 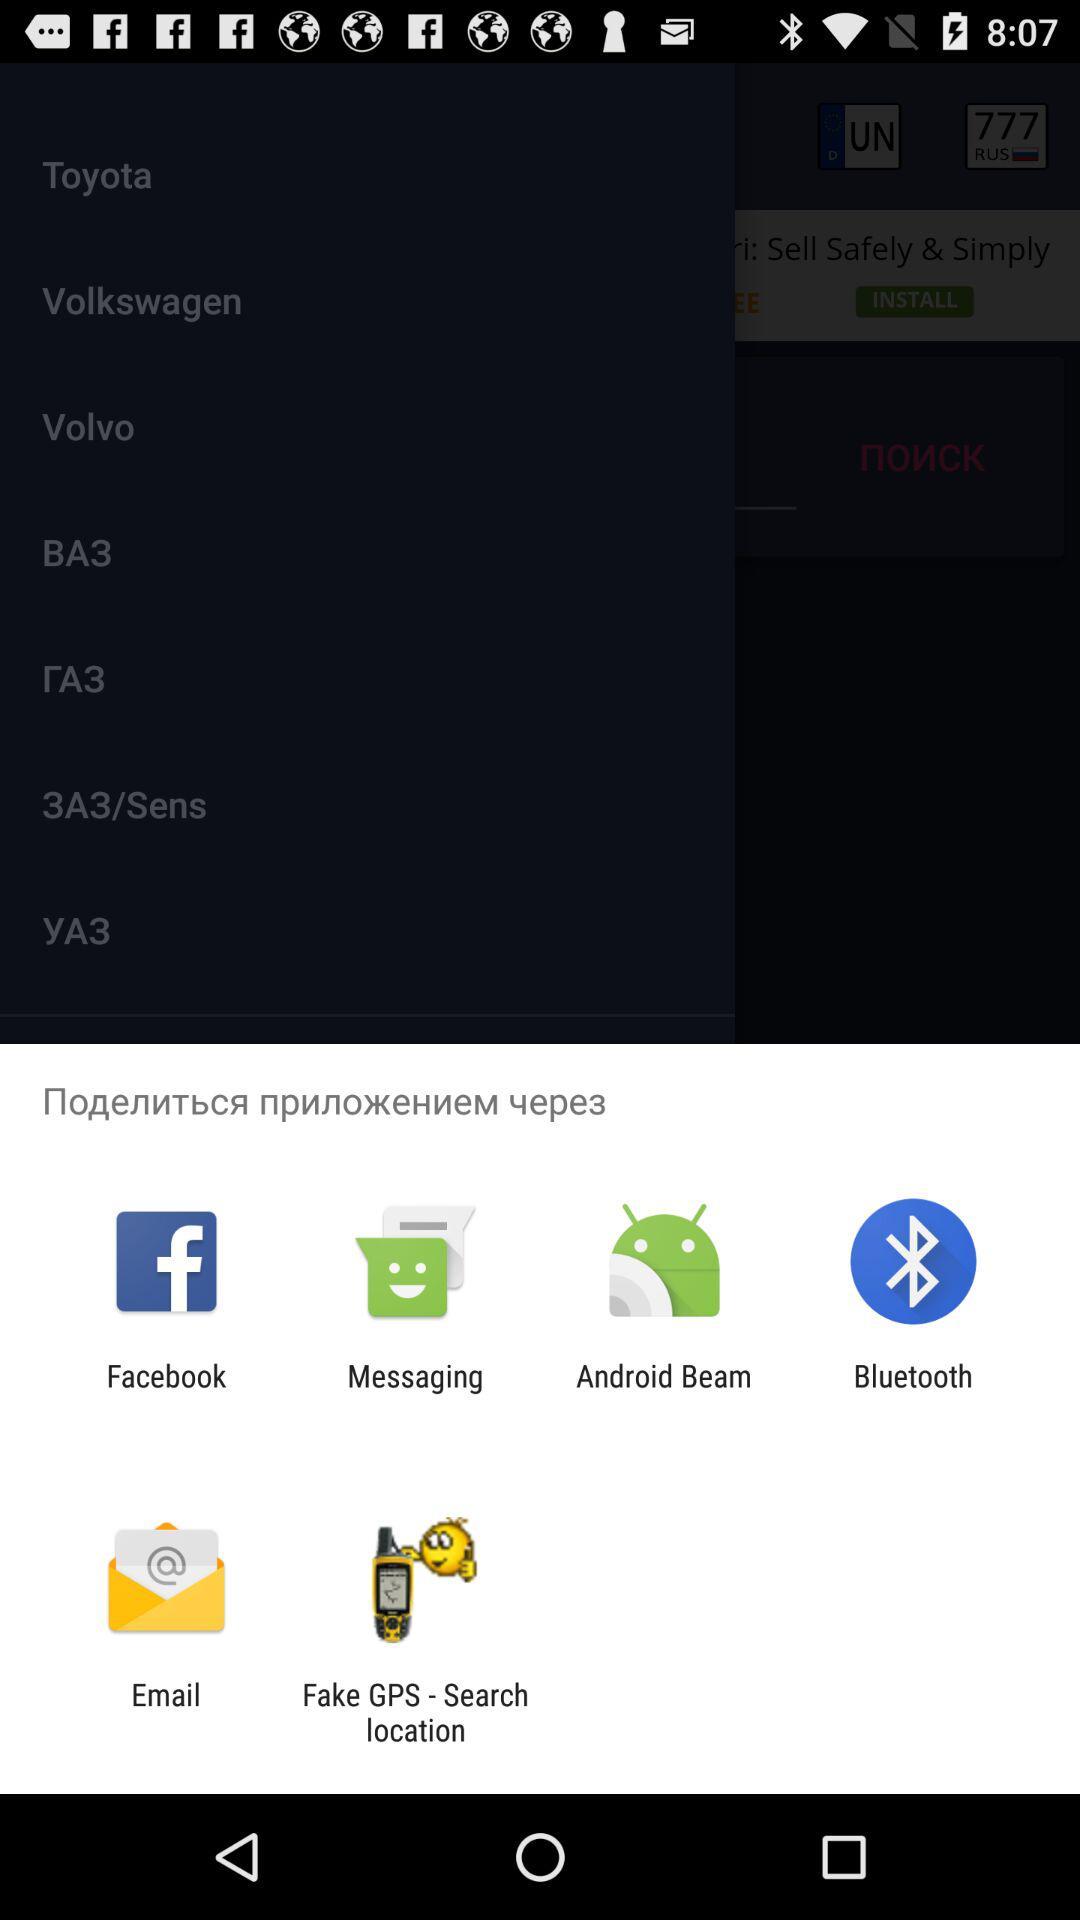 What do you see at coordinates (165, 1392) in the screenshot?
I see `the app to the left of the messaging item` at bounding box center [165, 1392].